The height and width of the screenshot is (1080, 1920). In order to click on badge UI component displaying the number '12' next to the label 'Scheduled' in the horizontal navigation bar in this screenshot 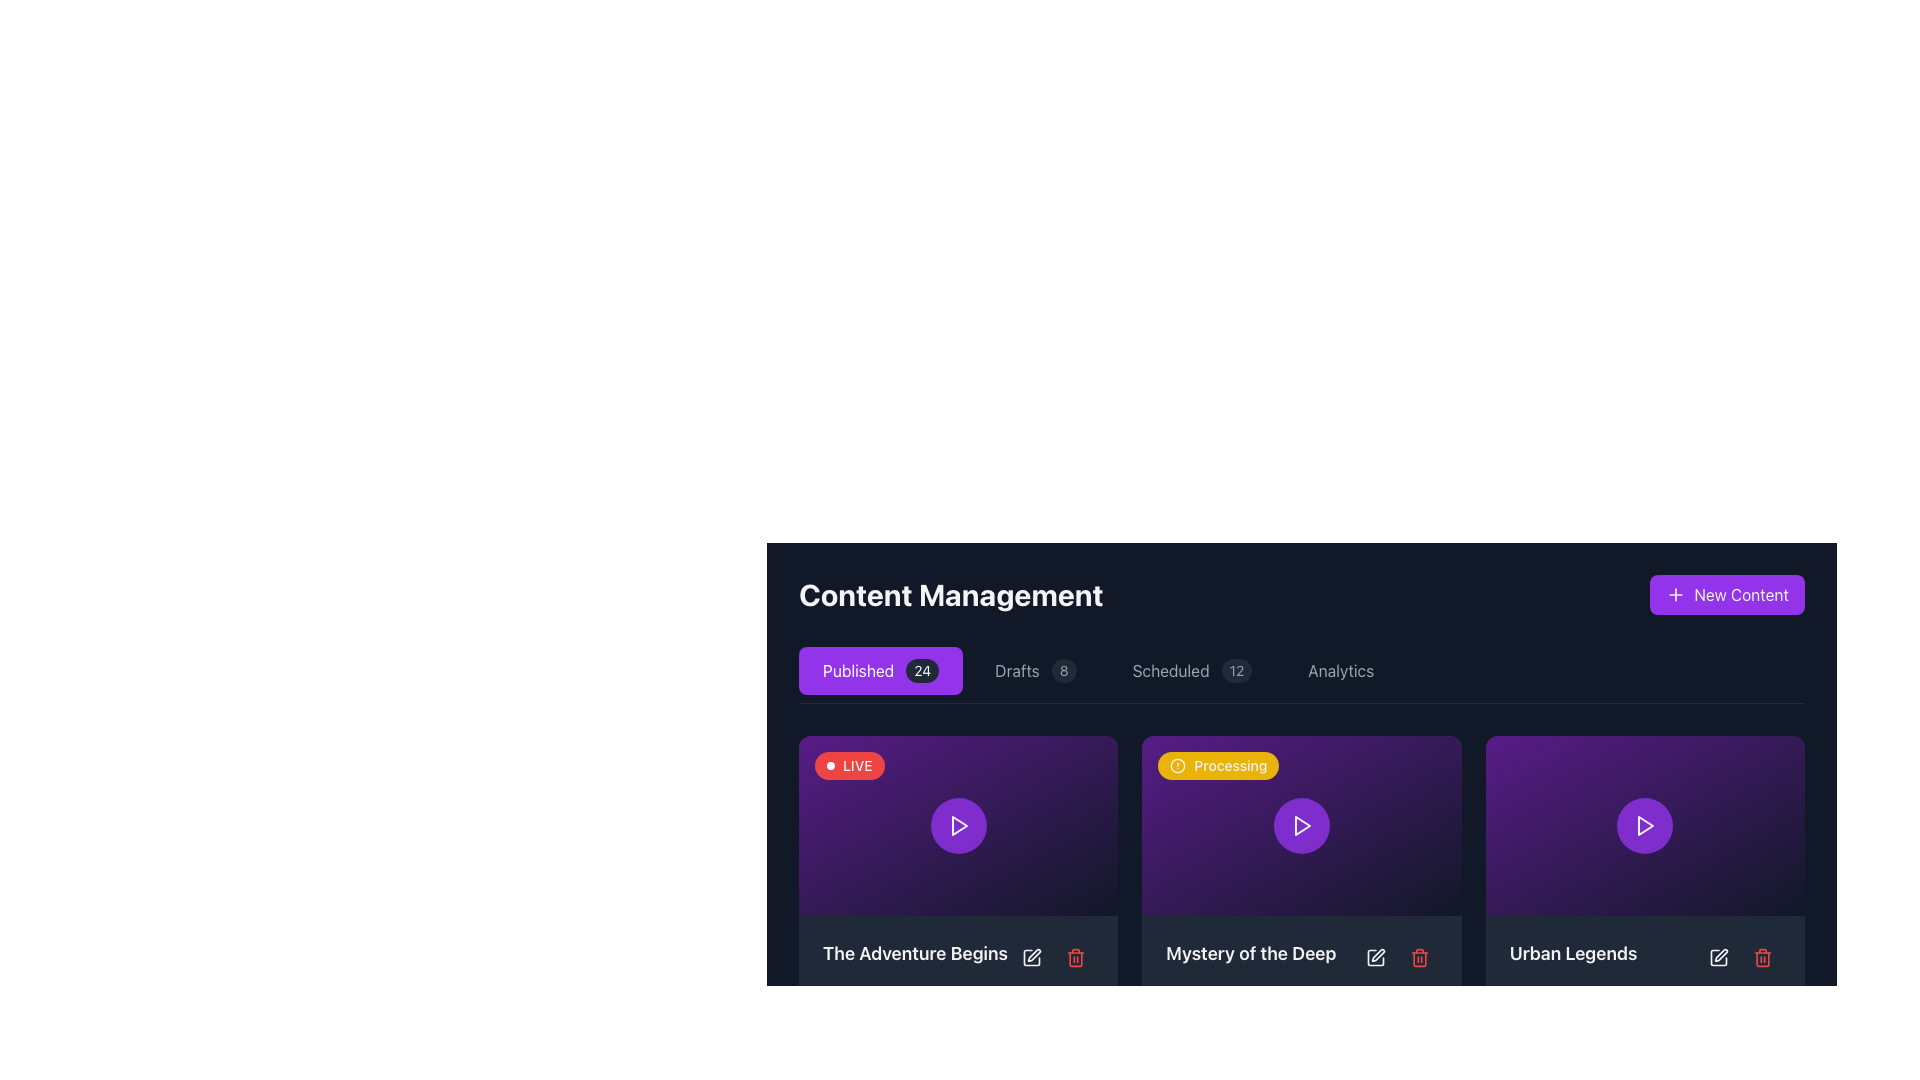, I will do `click(1235, 671)`.